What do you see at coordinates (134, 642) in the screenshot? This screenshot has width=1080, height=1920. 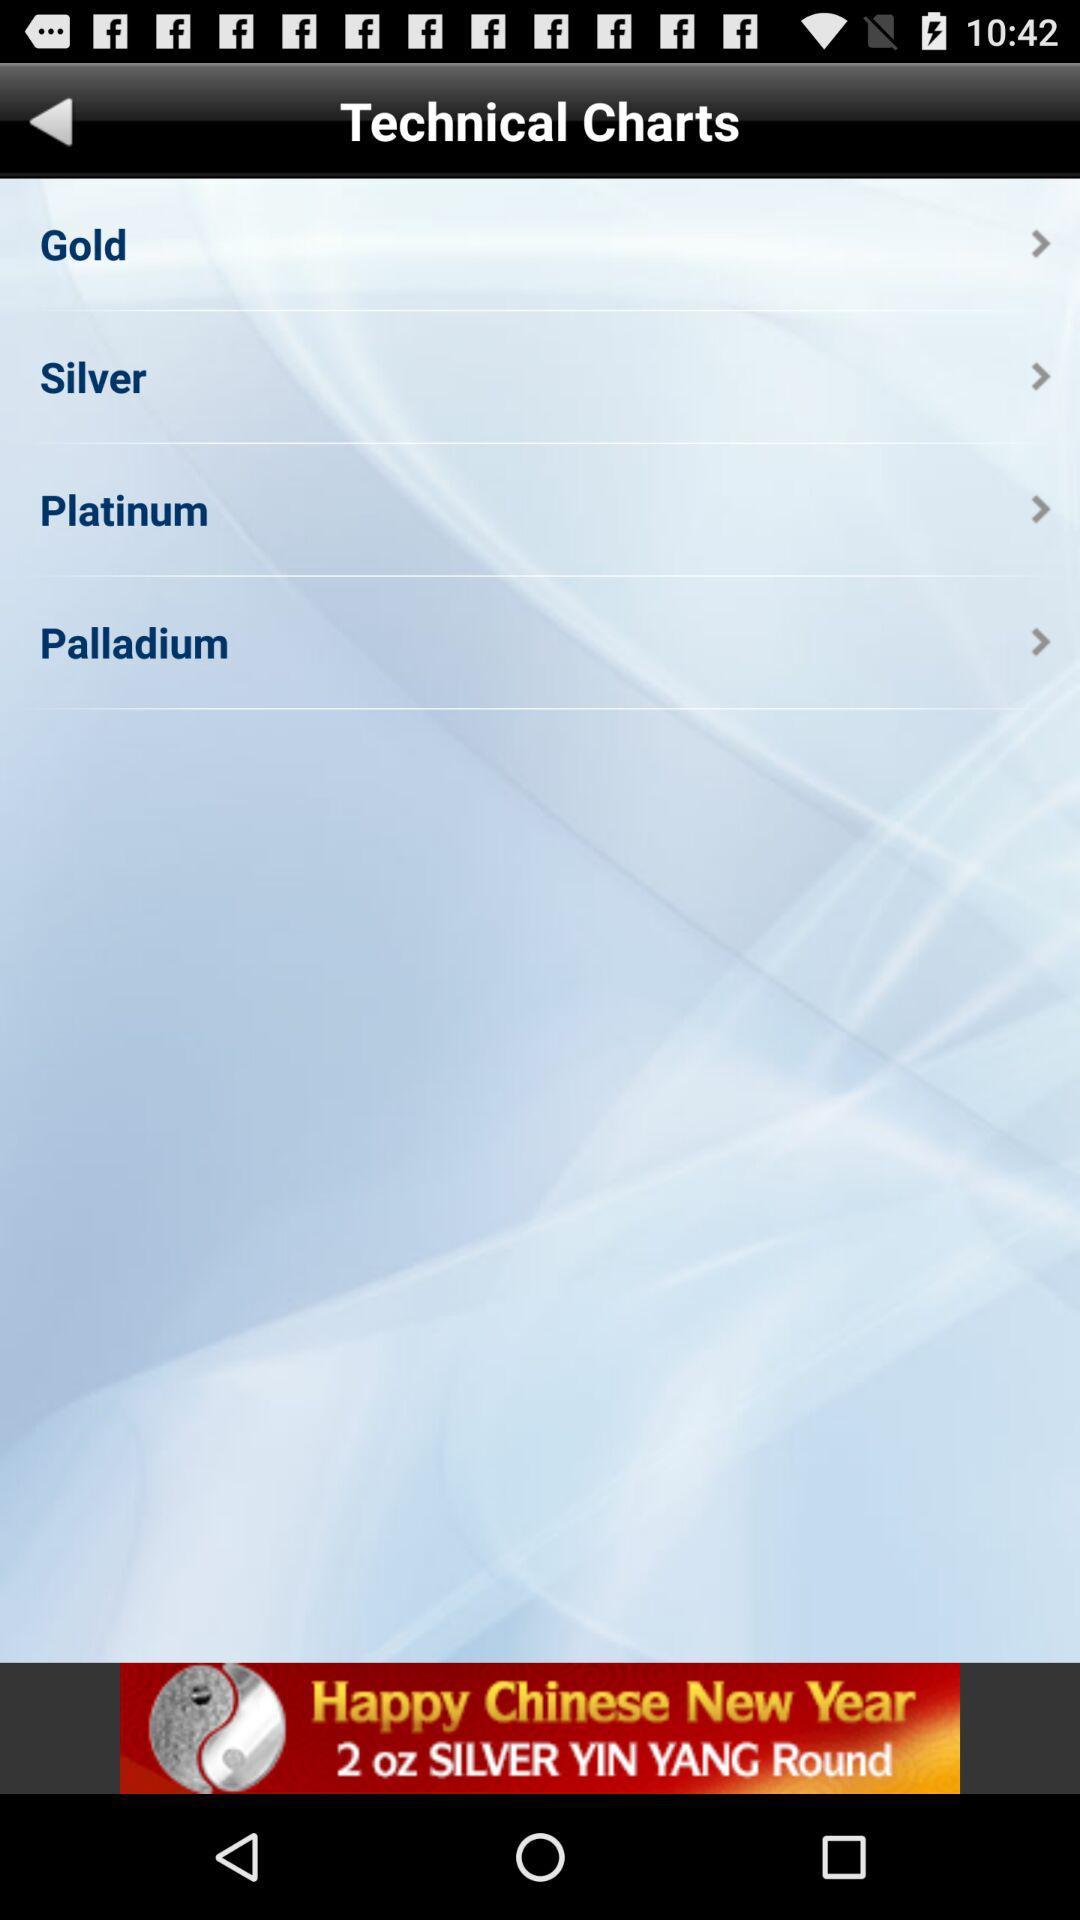 I see `the palladium` at bounding box center [134, 642].